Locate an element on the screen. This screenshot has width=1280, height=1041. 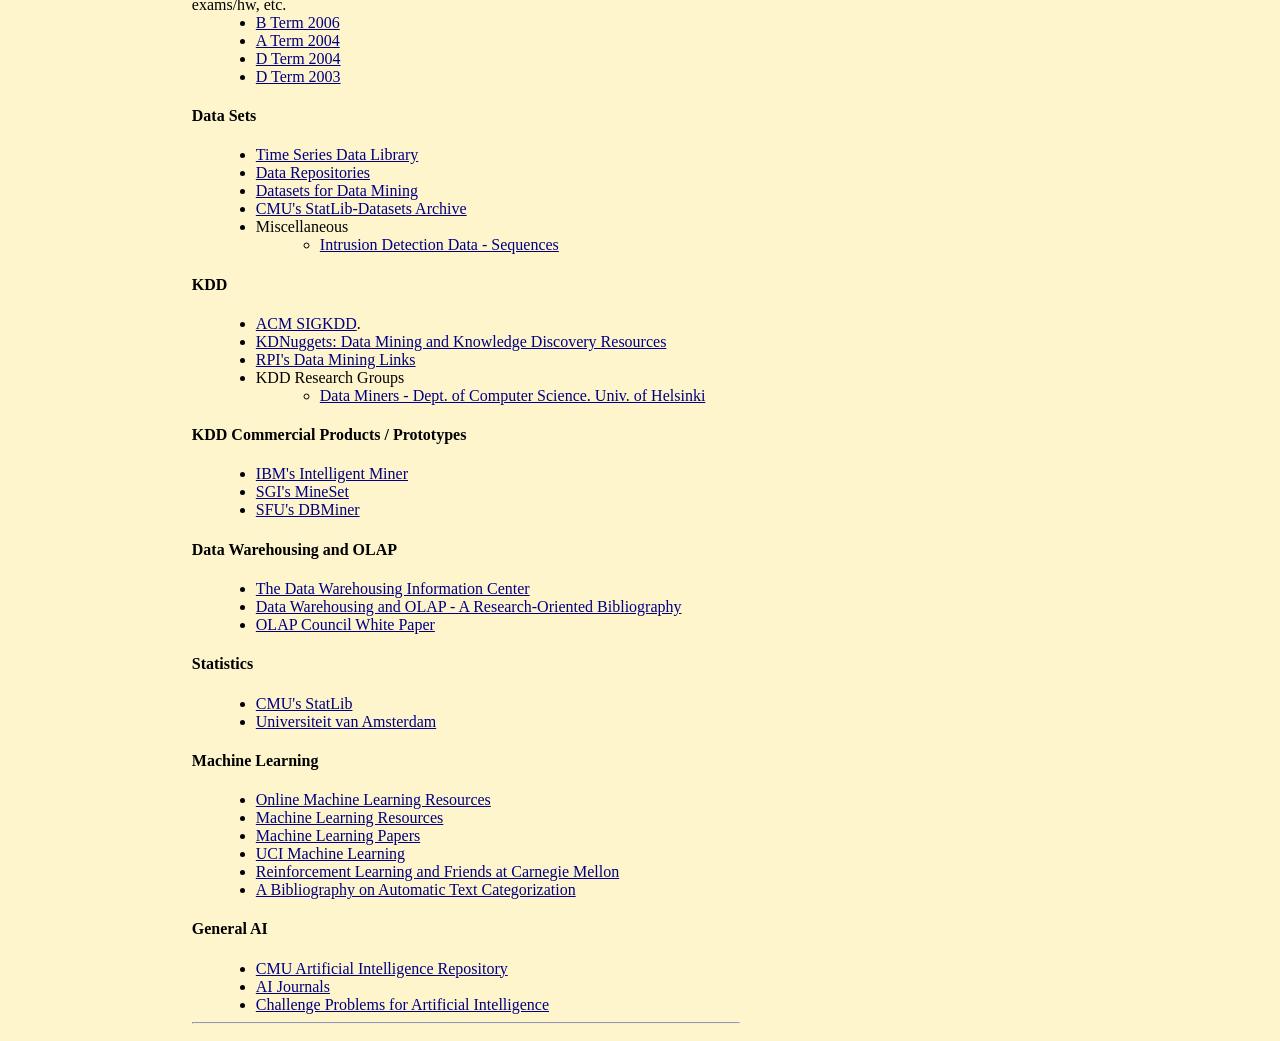
'B Term 2006' is located at coordinates (295, 20).